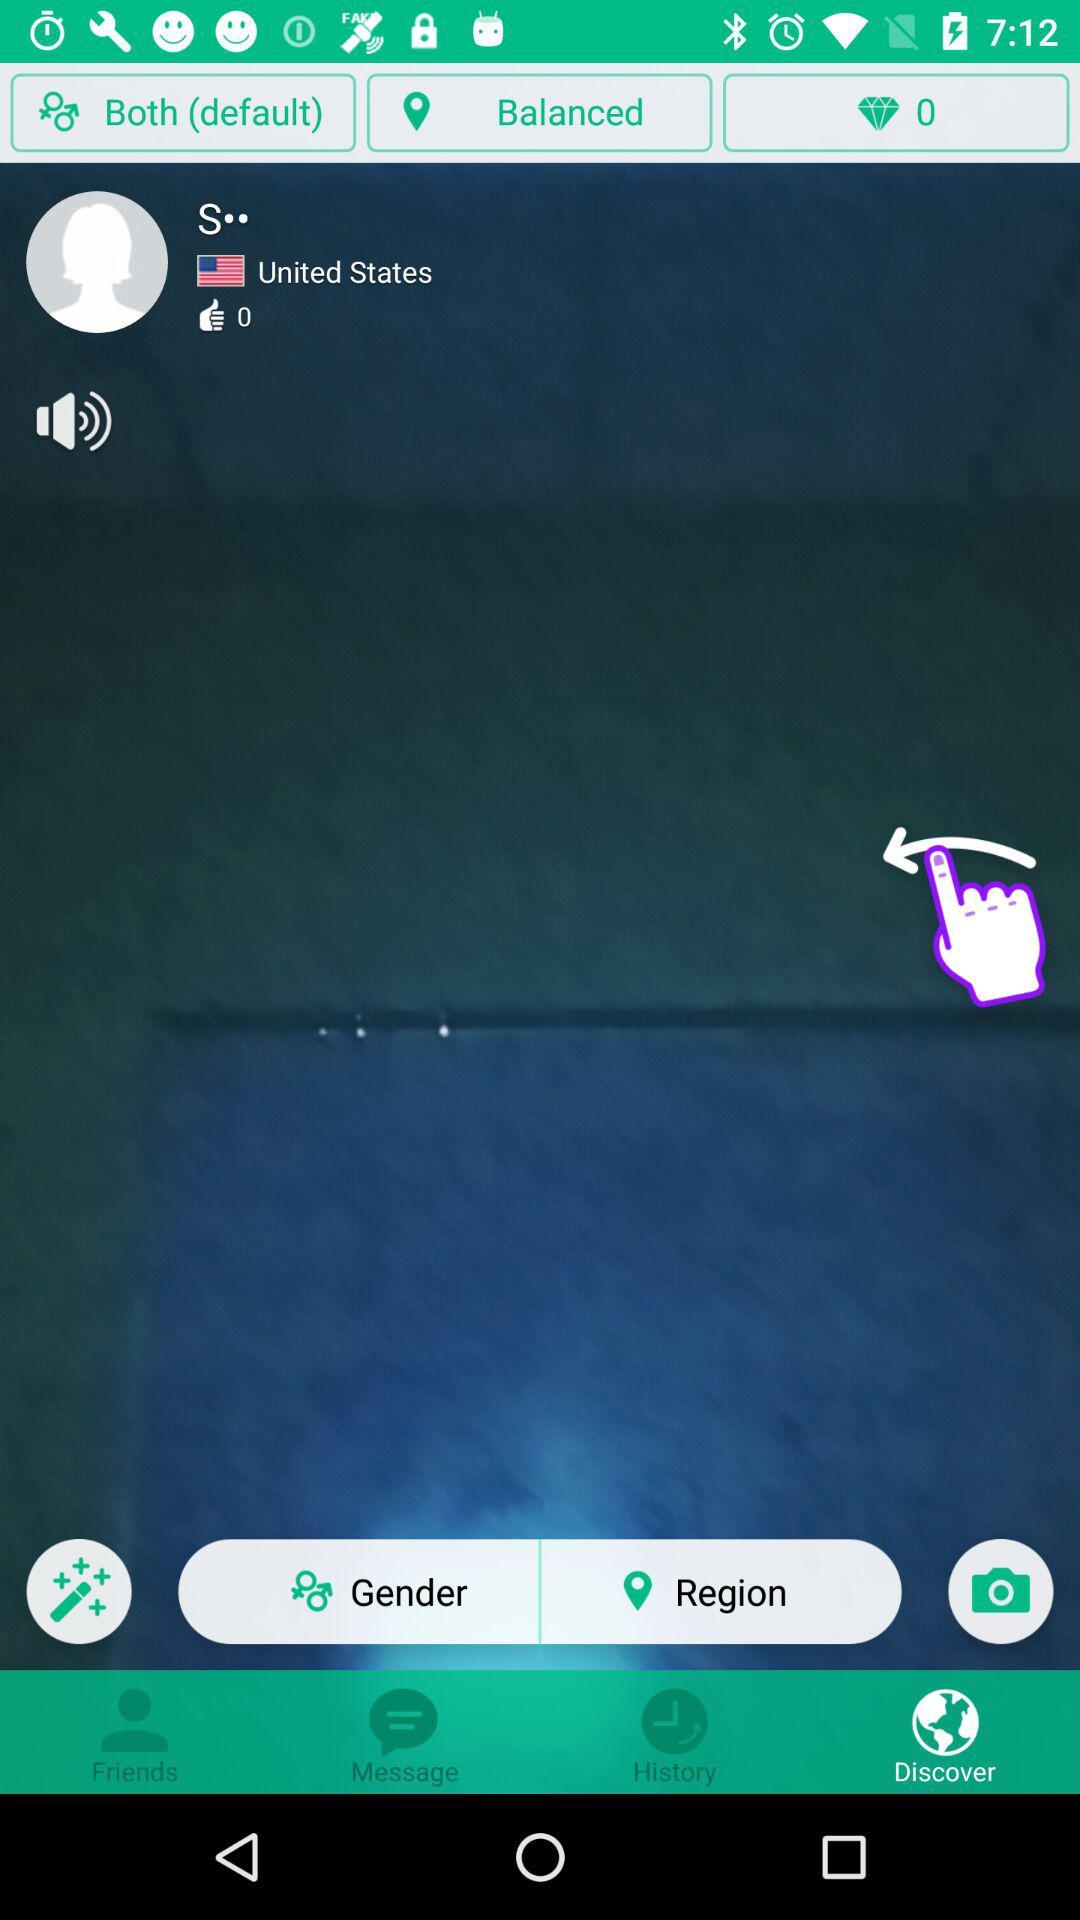 The height and width of the screenshot is (1920, 1080). Describe the element at coordinates (405, 1731) in the screenshot. I see `message icon at bottom` at that location.